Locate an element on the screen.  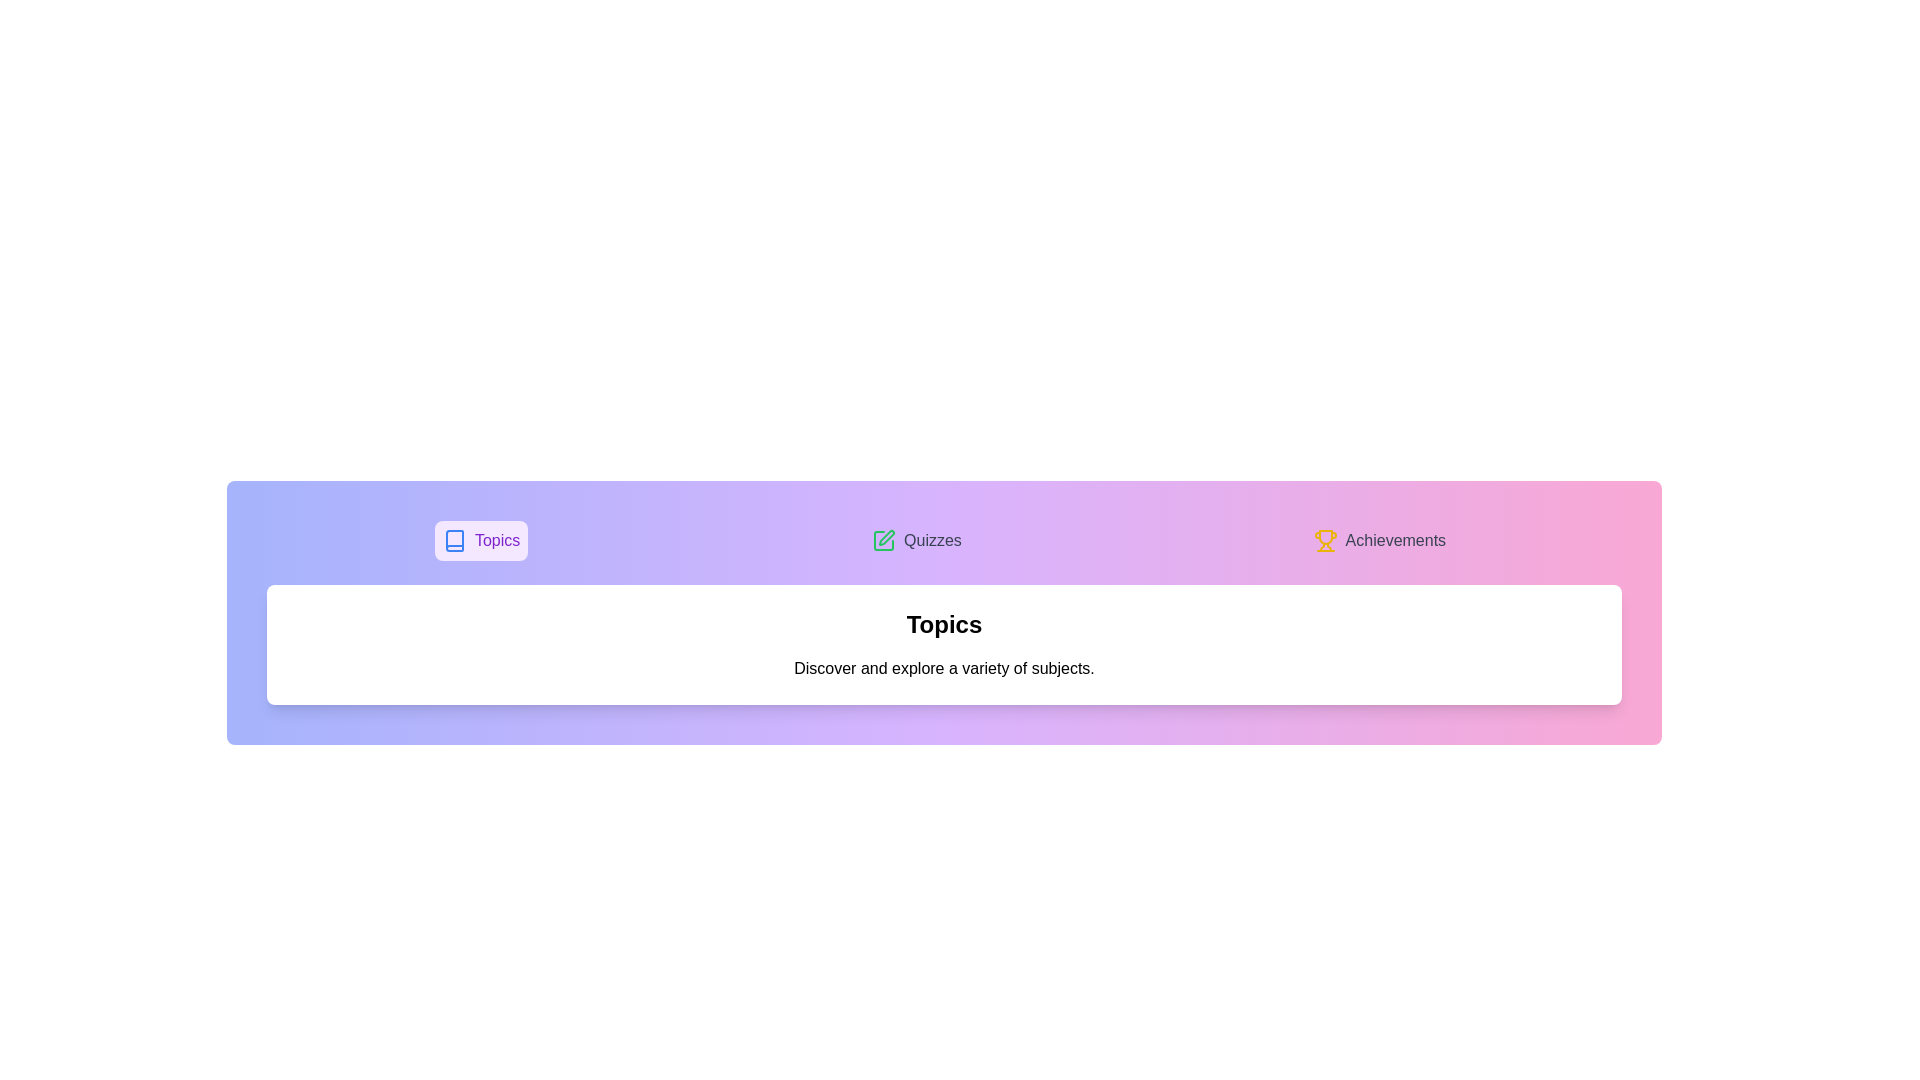
the tab labeled Quizzes to observe its hover effect is located at coordinates (915, 540).